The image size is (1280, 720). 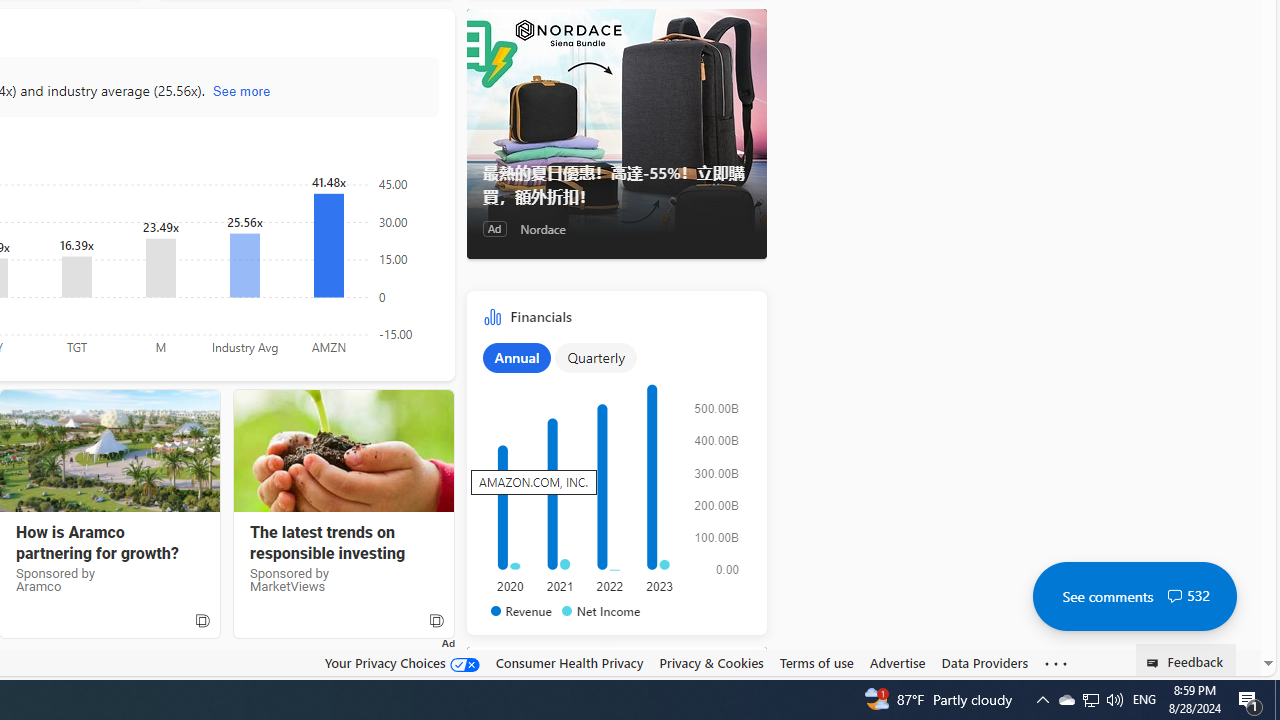 I want to click on 'Advertise', so click(x=896, y=662).